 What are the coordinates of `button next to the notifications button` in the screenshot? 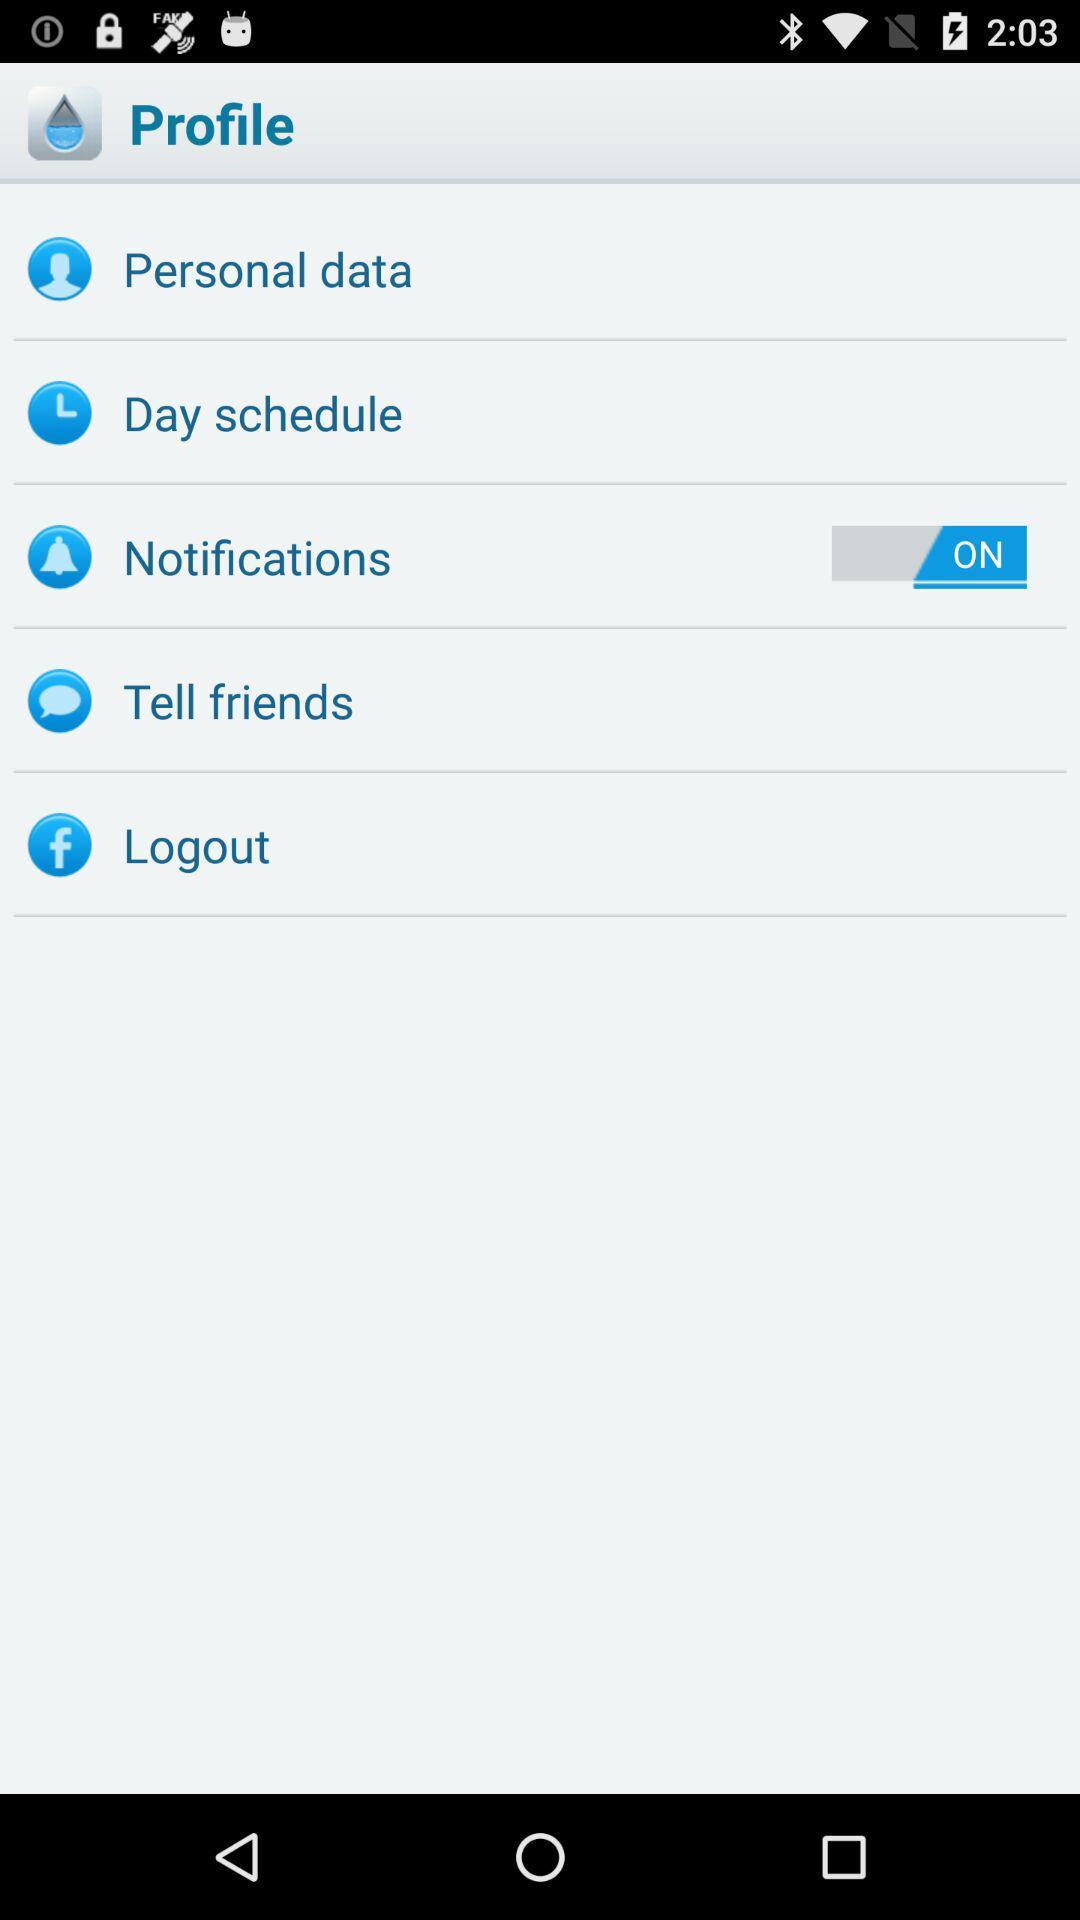 It's located at (929, 557).